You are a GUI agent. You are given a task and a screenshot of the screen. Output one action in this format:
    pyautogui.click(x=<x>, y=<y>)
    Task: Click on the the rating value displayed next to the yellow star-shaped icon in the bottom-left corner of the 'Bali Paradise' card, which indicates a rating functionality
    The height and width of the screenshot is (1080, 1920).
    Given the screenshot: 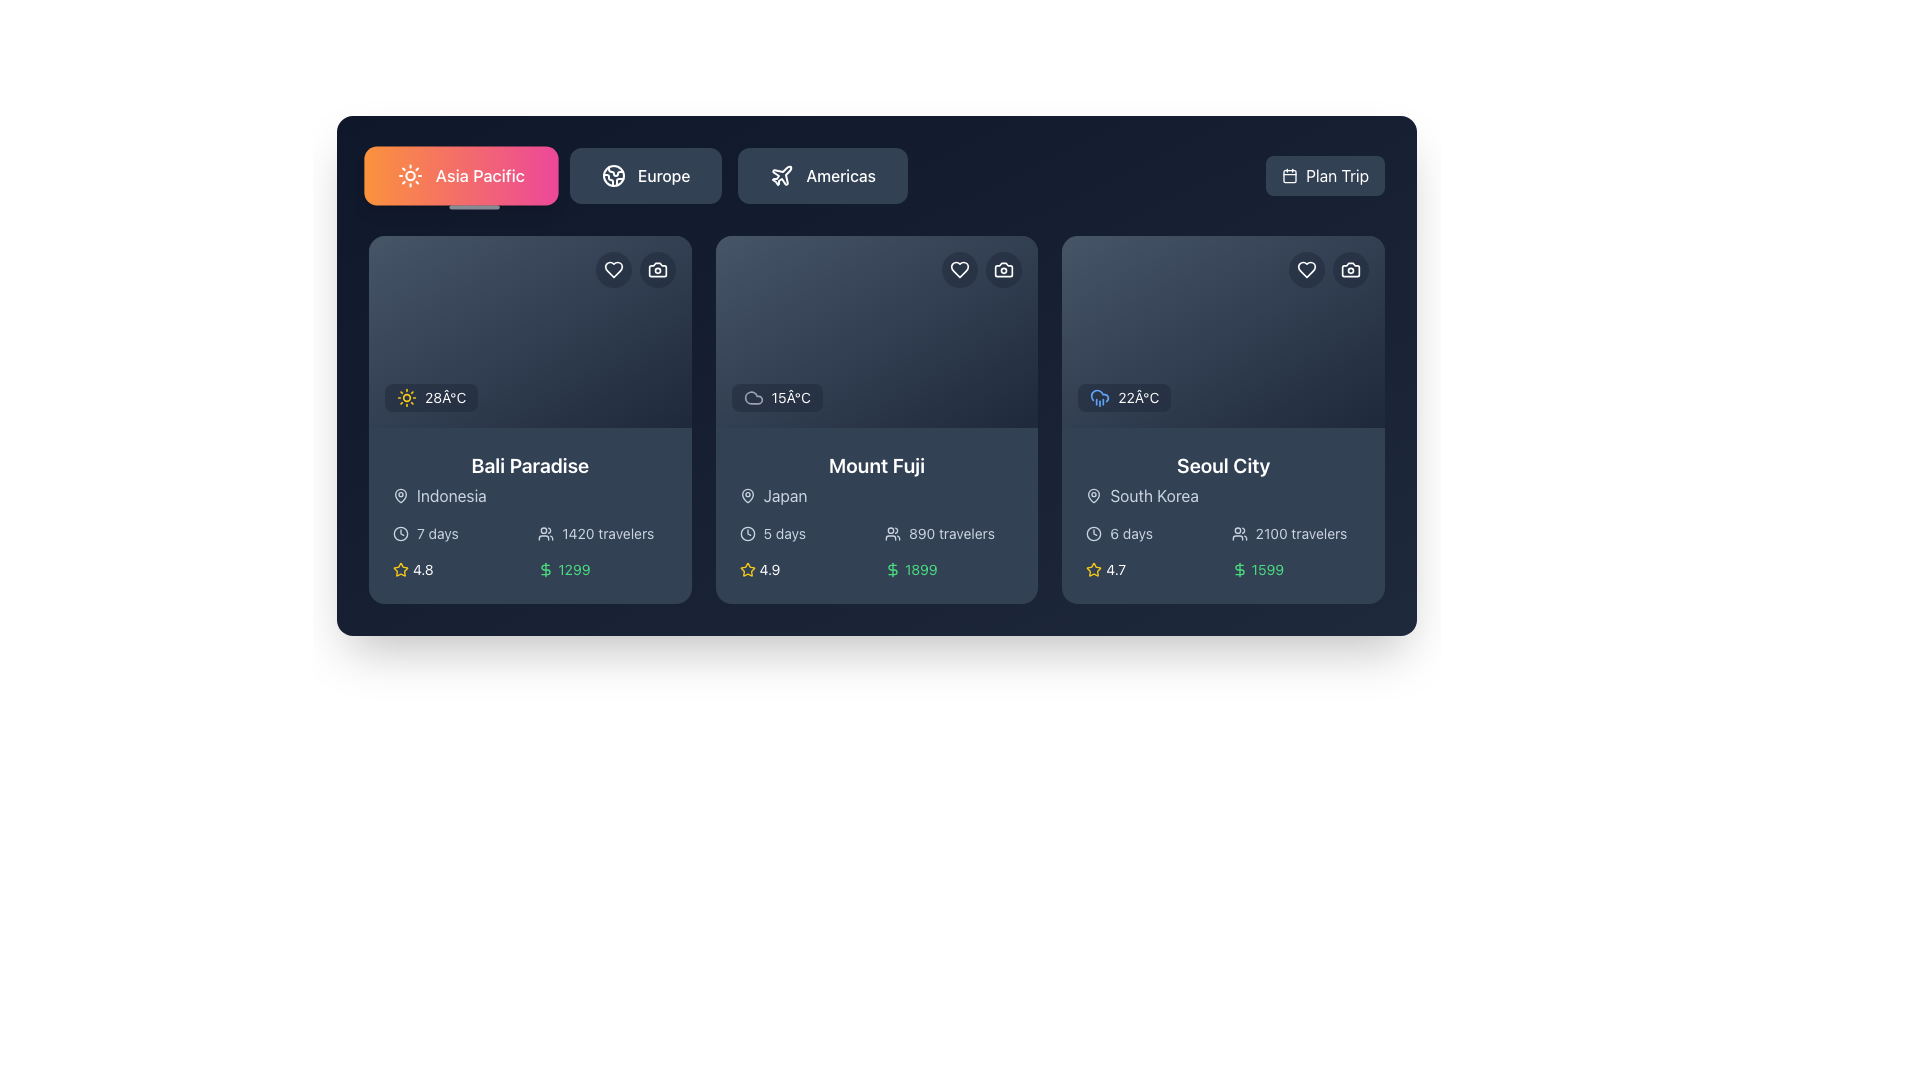 What is the action you would take?
    pyautogui.click(x=400, y=570)
    